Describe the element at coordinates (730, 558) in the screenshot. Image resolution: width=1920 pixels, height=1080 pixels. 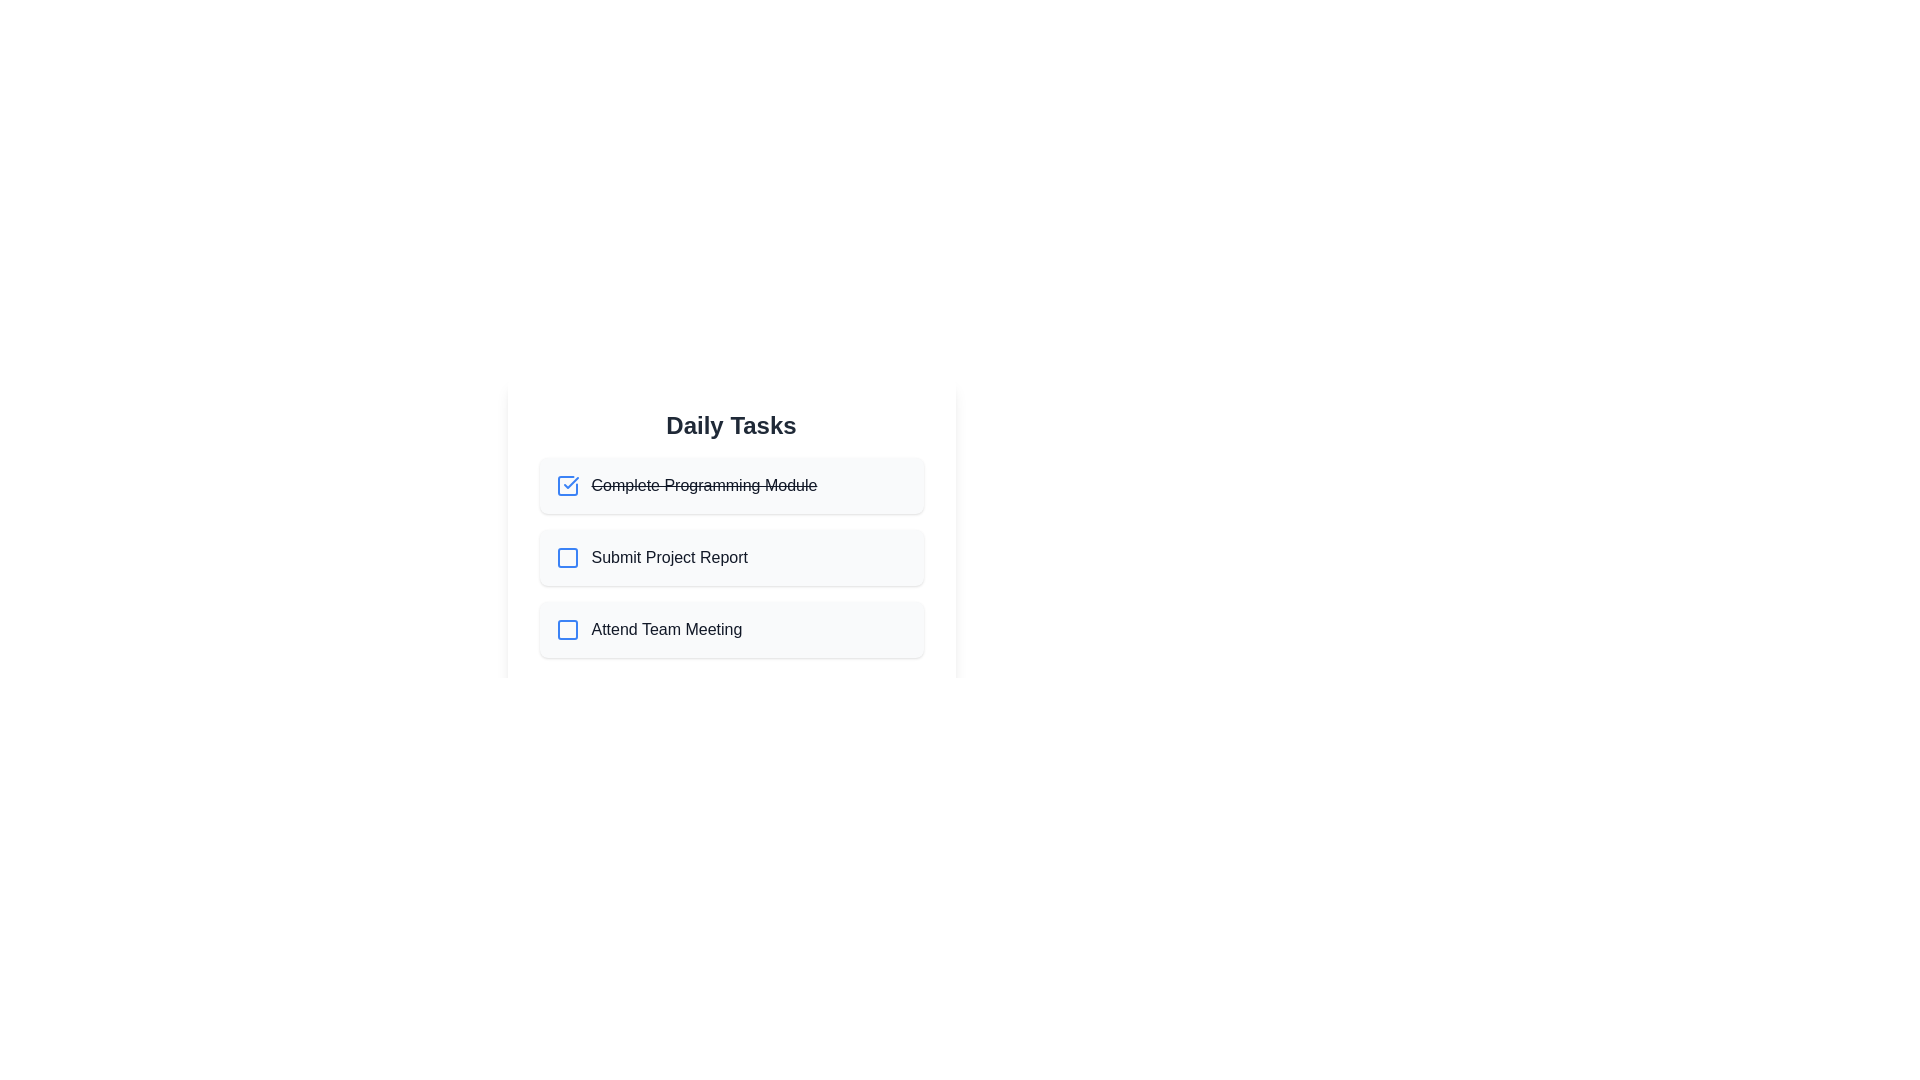
I see `the task list component located under the 'Daily Tasks' header` at that location.